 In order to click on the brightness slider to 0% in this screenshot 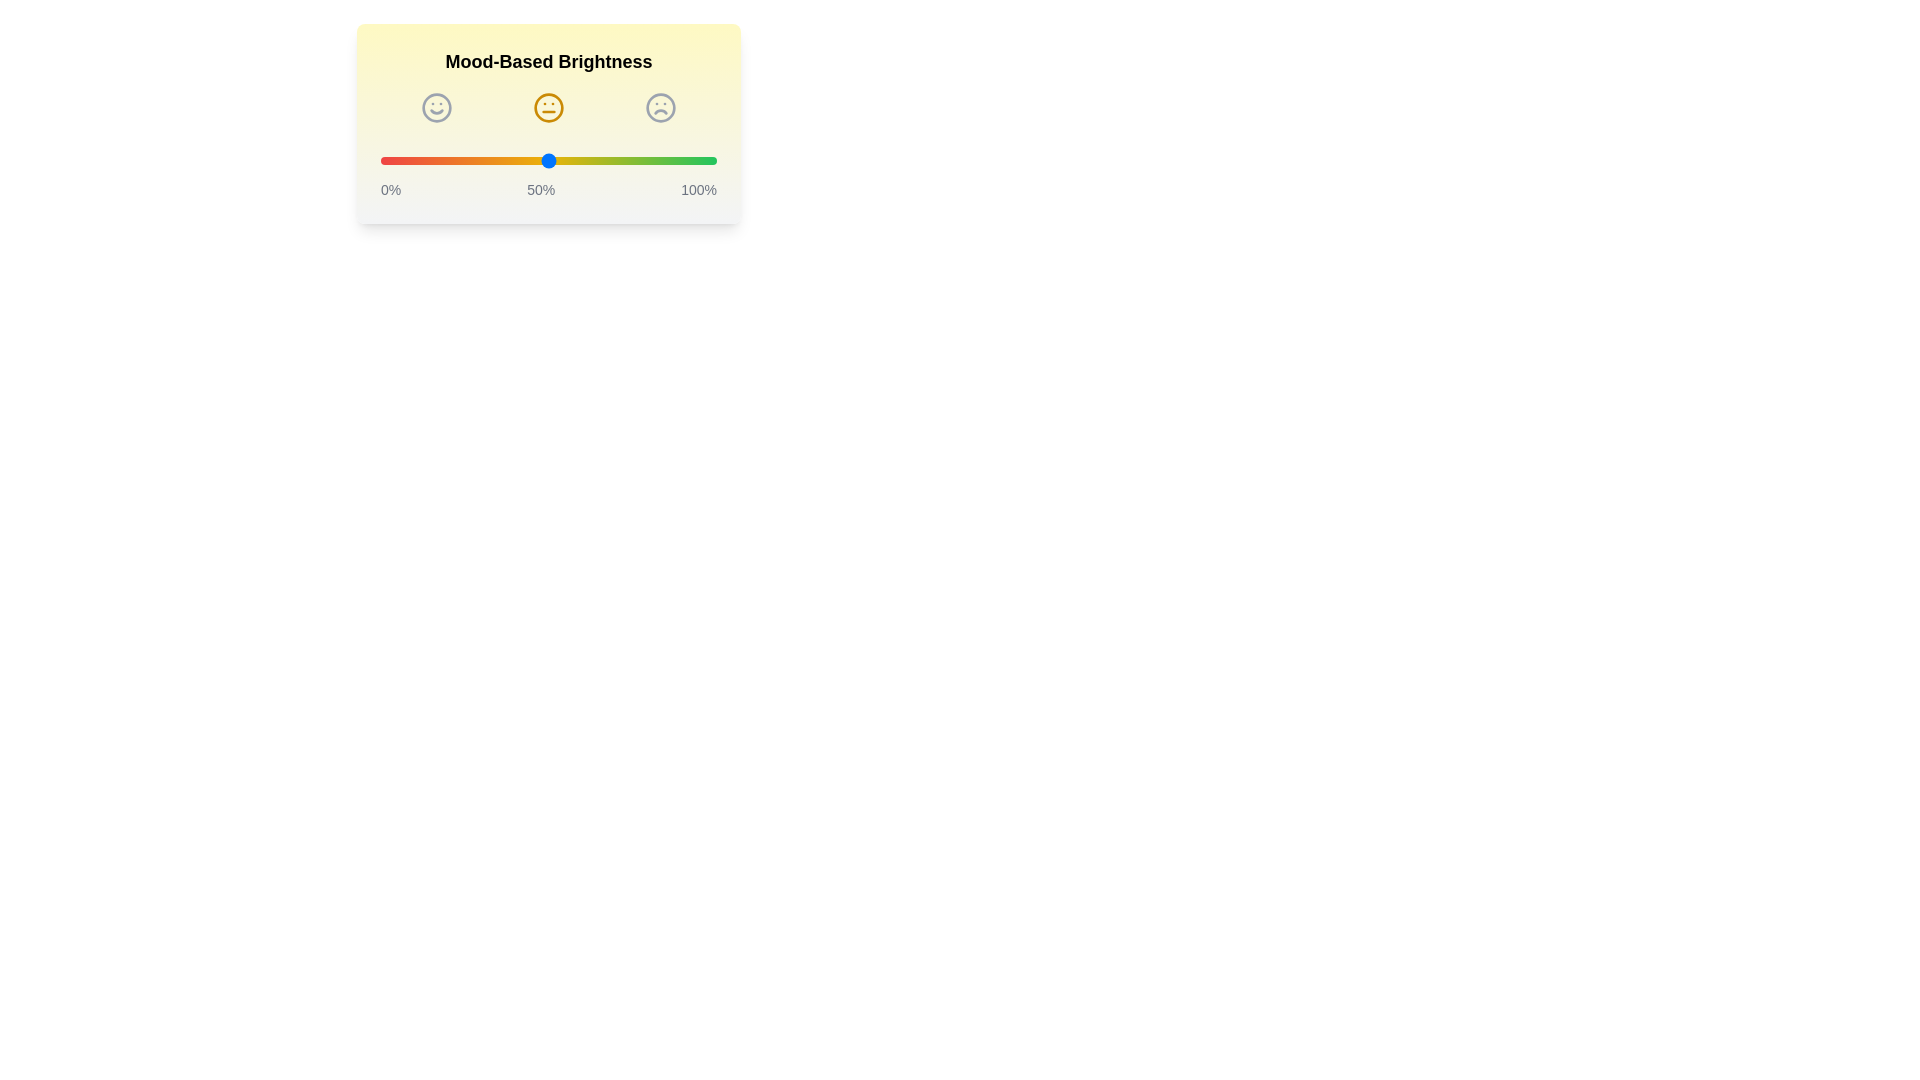, I will do `click(380, 160)`.